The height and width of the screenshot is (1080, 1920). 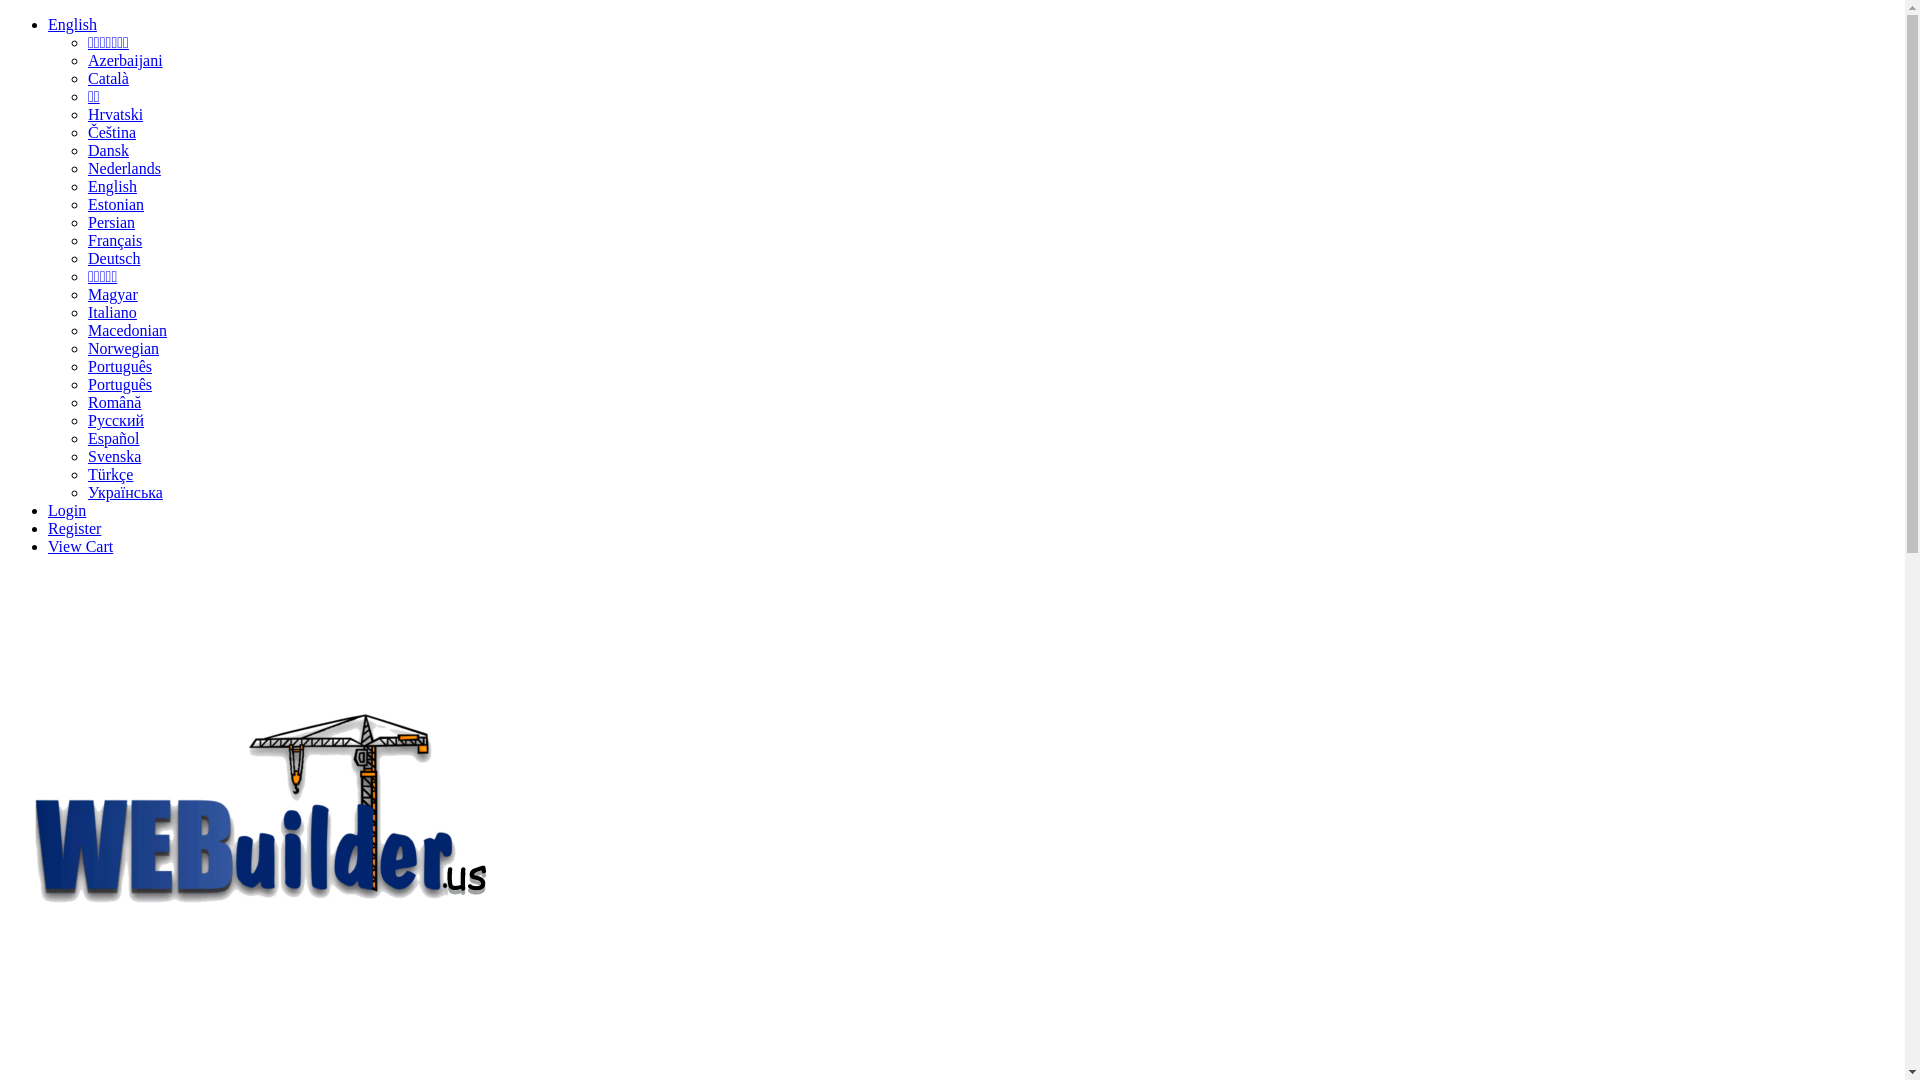 What do you see at coordinates (113, 456) in the screenshot?
I see `'Svenska'` at bounding box center [113, 456].